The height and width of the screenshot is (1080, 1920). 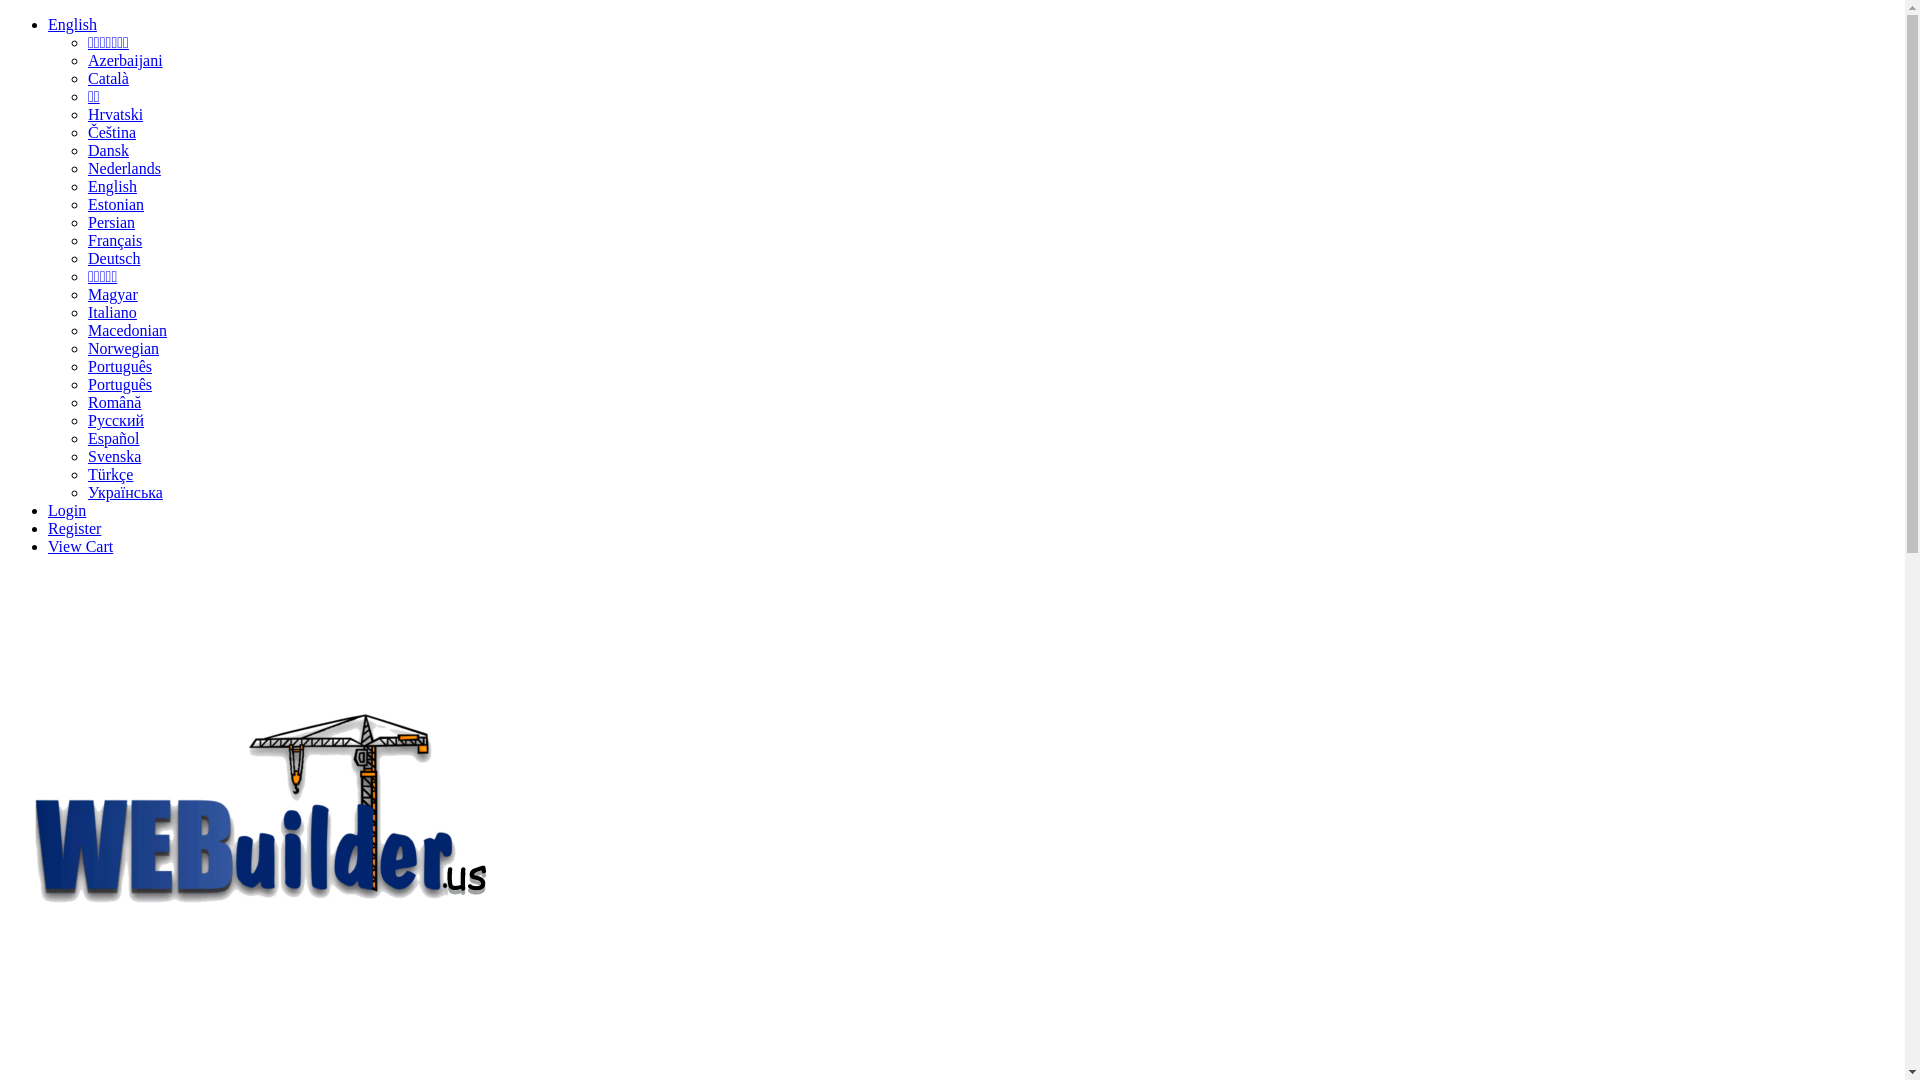 What do you see at coordinates (113, 456) in the screenshot?
I see `'Svenska'` at bounding box center [113, 456].